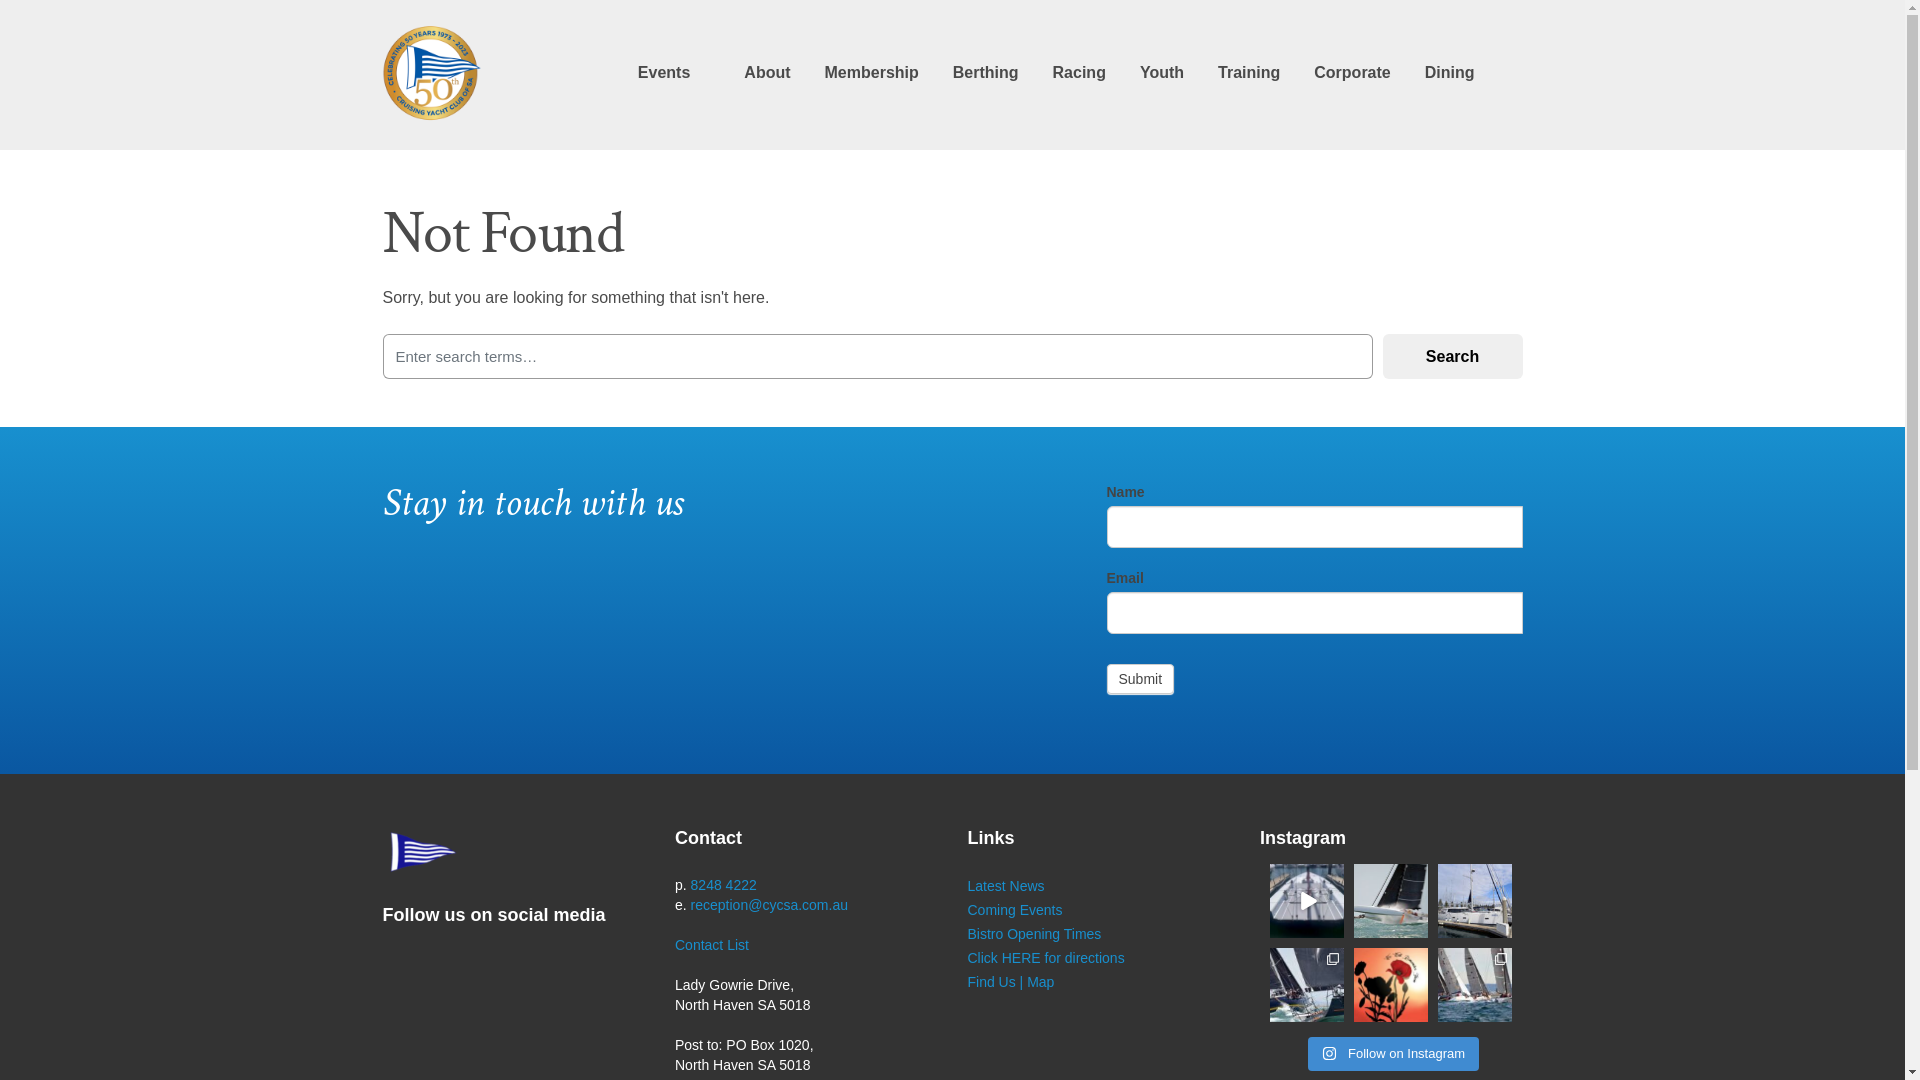  Describe the element at coordinates (1045, 956) in the screenshot. I see `'Click HERE for directions'` at that location.